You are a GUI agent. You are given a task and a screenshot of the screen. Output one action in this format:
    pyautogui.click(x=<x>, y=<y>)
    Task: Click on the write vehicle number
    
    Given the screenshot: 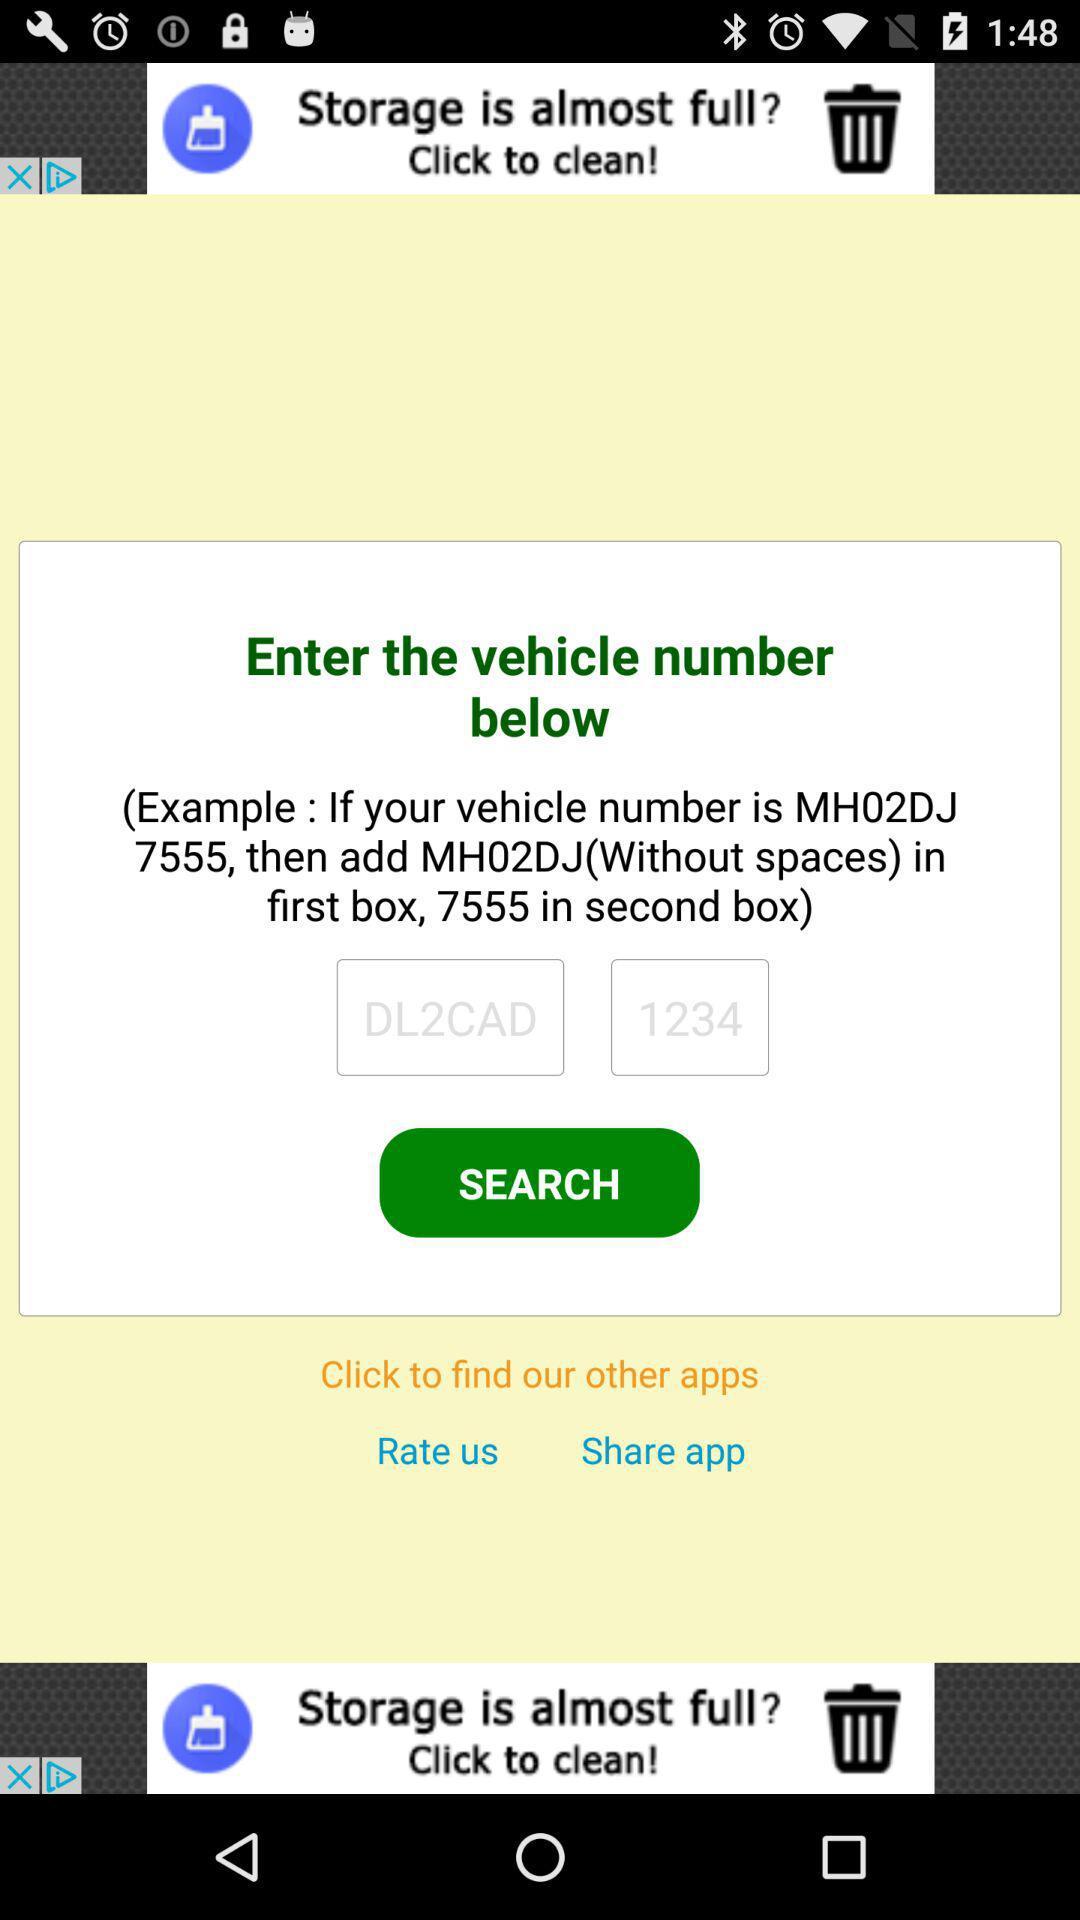 What is the action you would take?
    pyautogui.click(x=450, y=1017)
    